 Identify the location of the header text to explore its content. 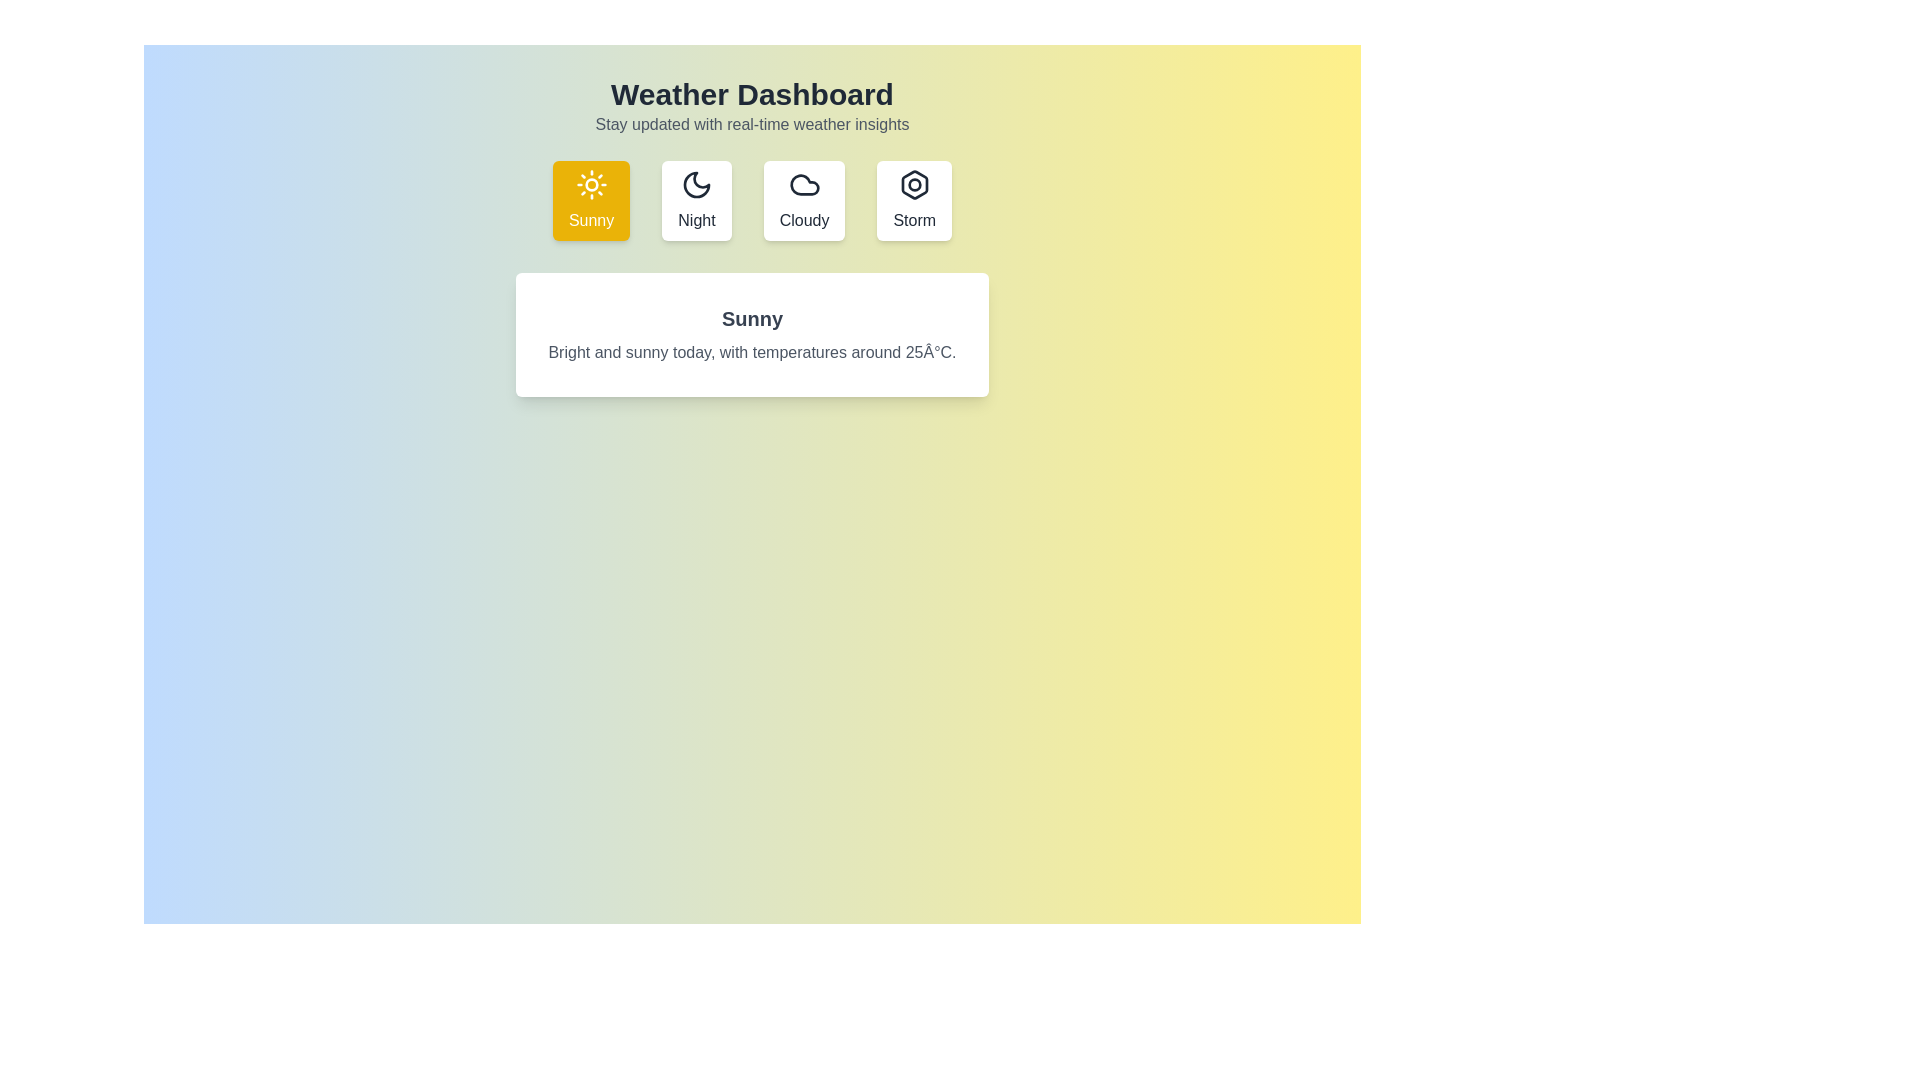
(751, 107).